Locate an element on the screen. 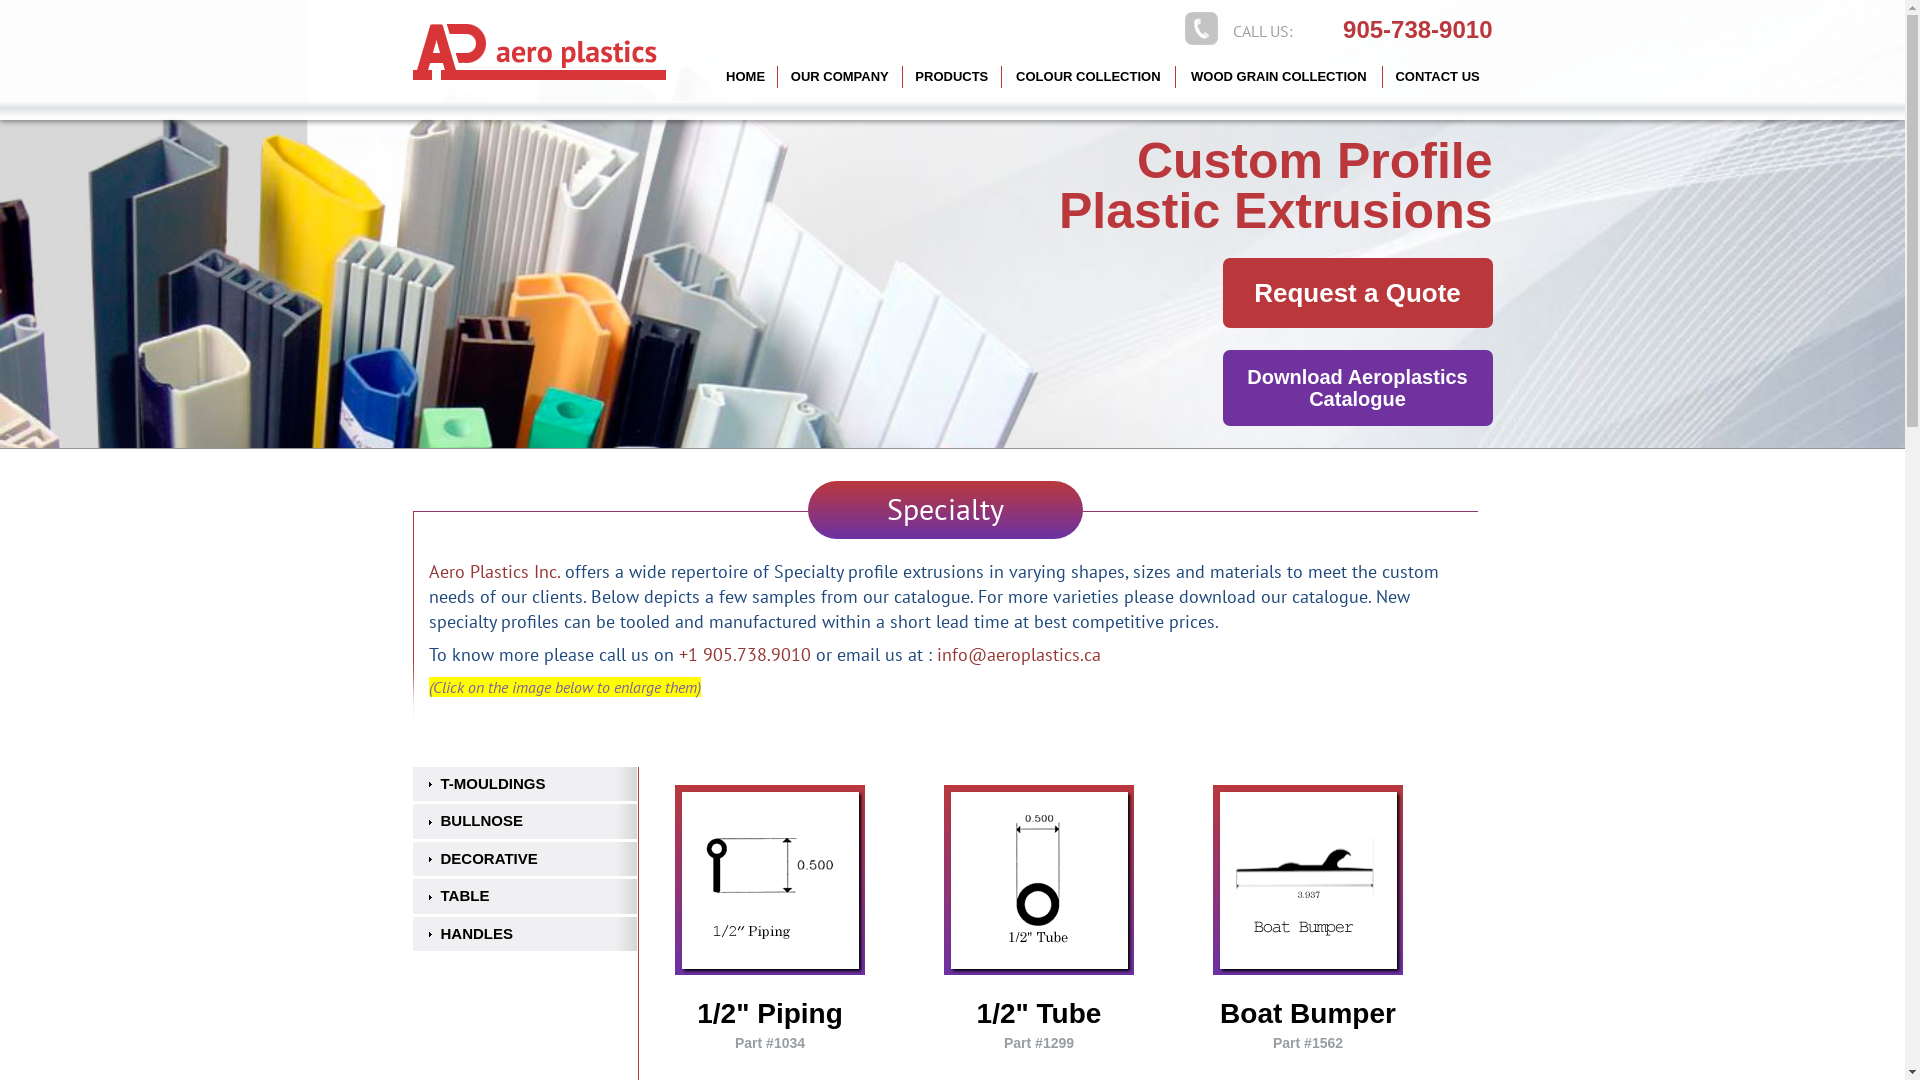  'PRODUCTS' is located at coordinates (901, 76).